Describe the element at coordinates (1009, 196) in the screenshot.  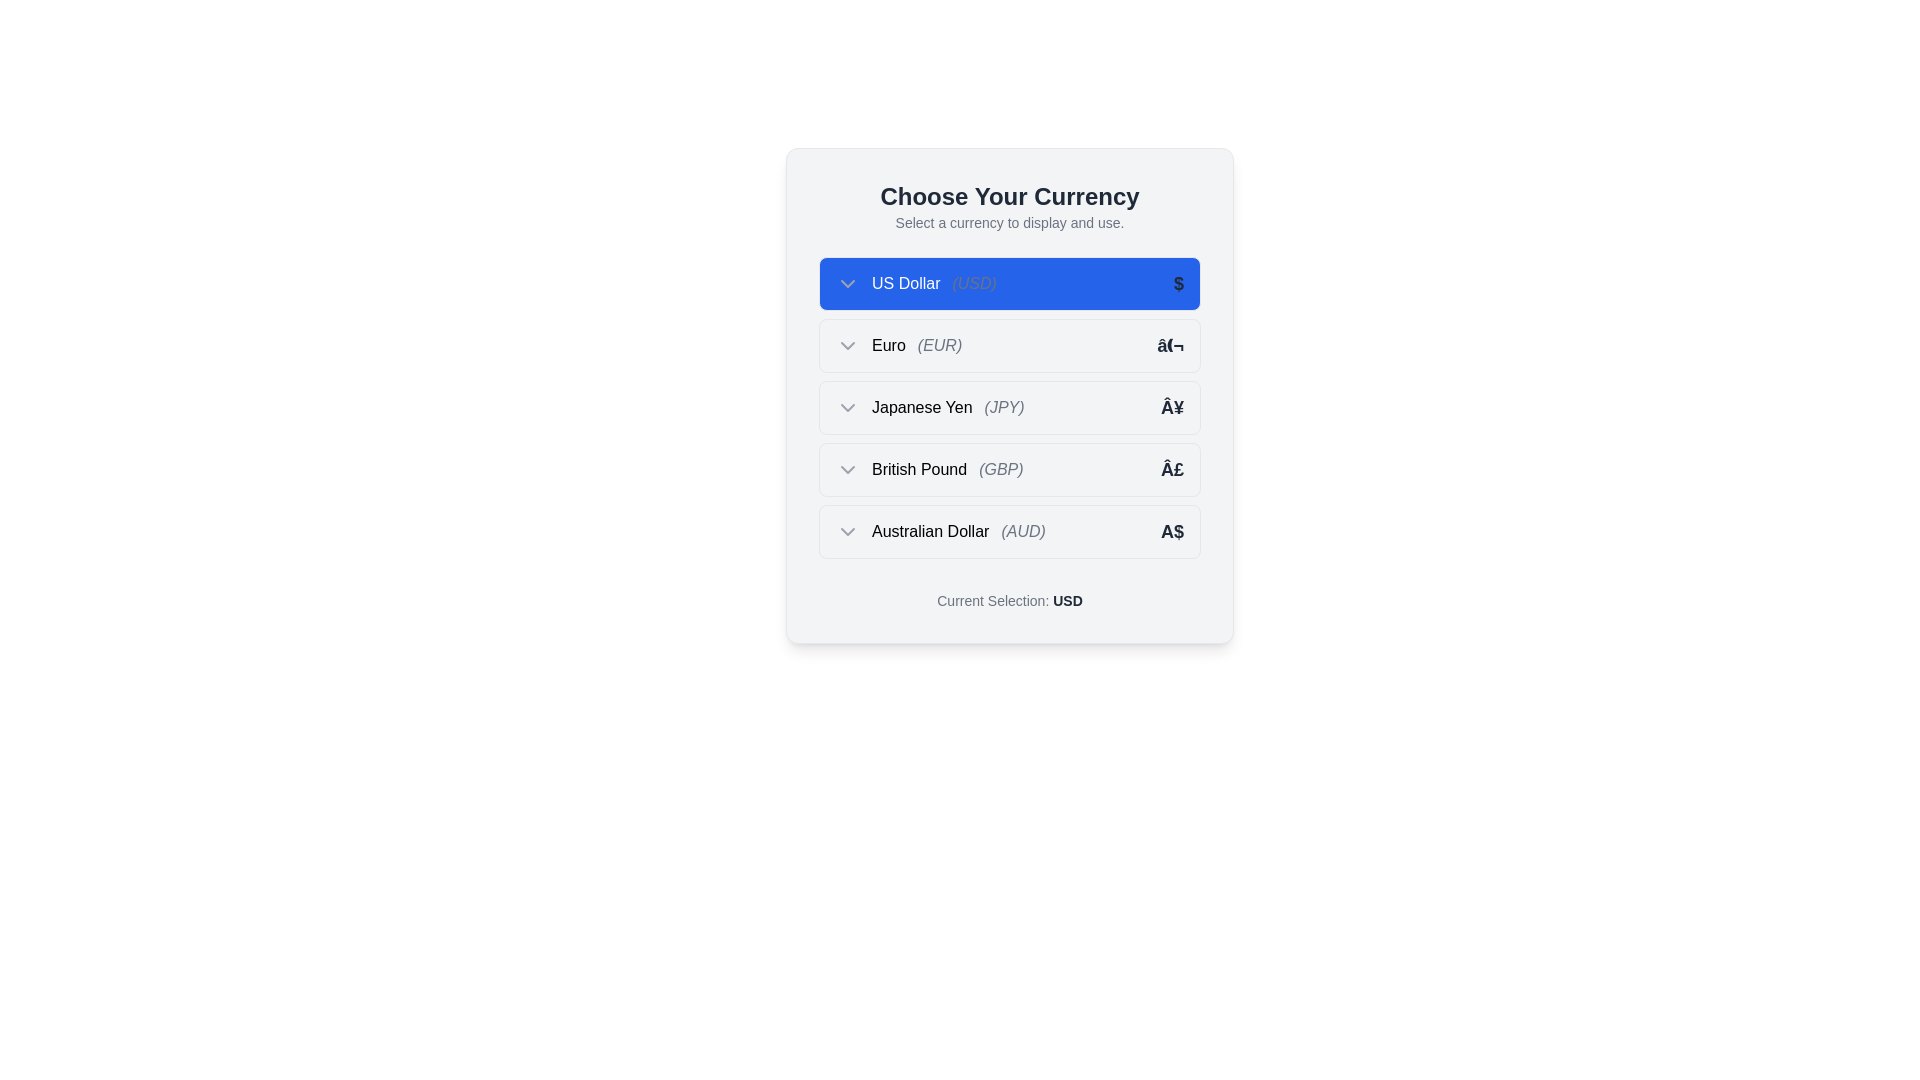
I see `the Header text that indicates the purpose of the currency selection section, located centrally above the descriptive text` at that location.